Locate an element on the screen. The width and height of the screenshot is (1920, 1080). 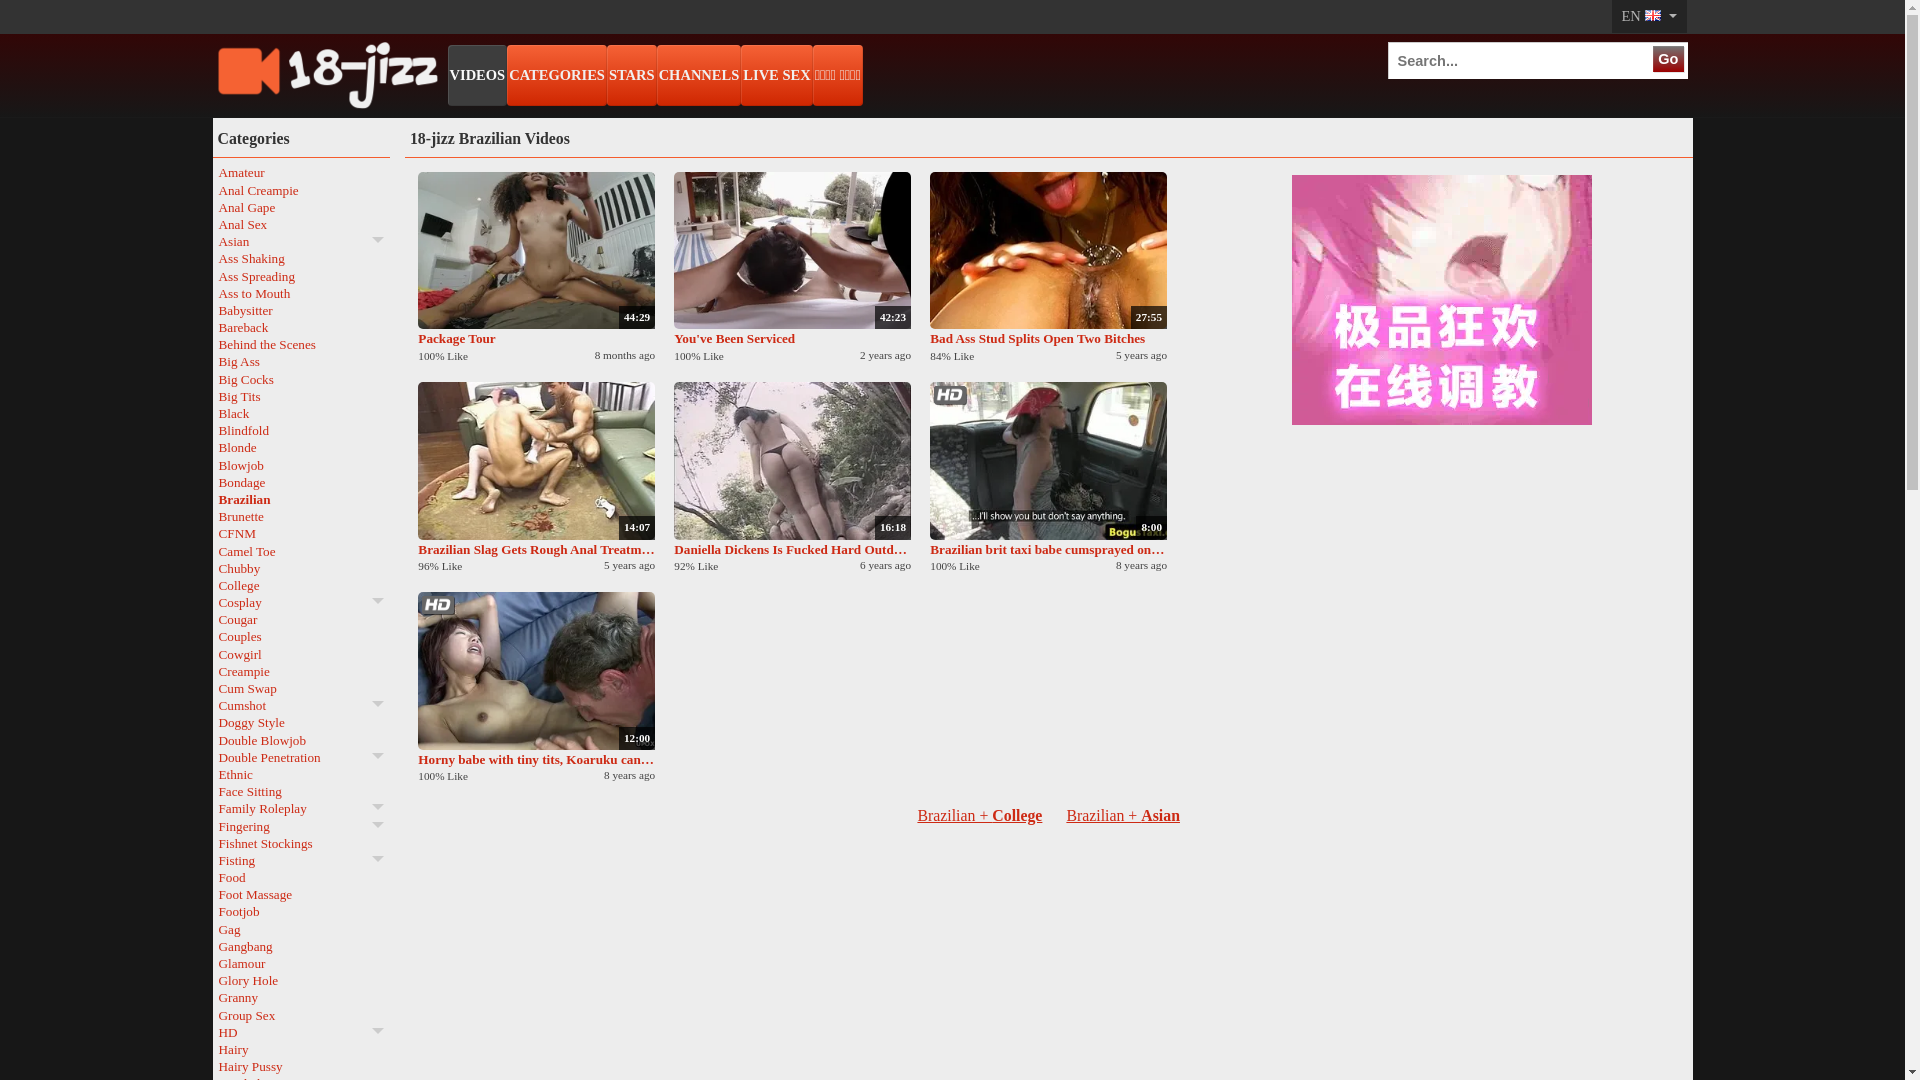
'Blindfold' is located at coordinates (300, 429).